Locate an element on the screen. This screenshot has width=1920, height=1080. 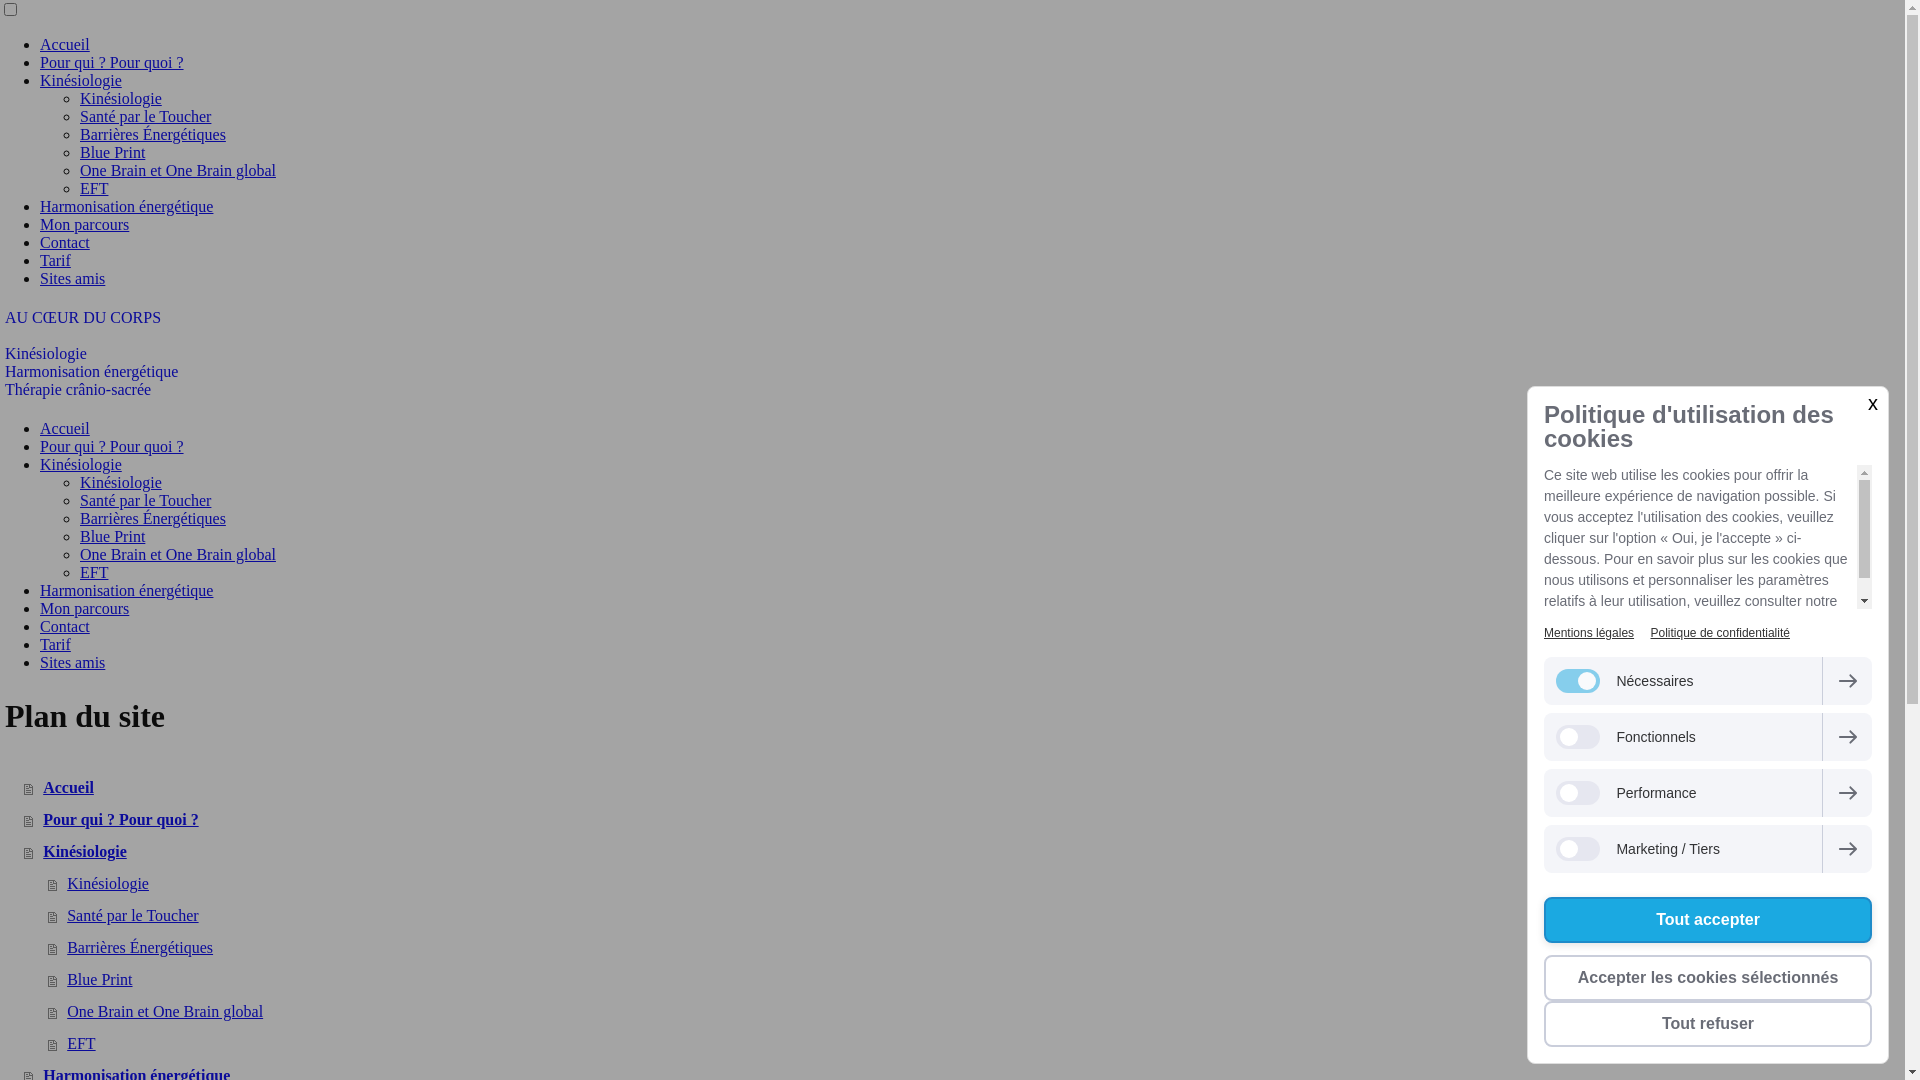
'Pour qui ? Pour quoi ?' is located at coordinates (24, 820).